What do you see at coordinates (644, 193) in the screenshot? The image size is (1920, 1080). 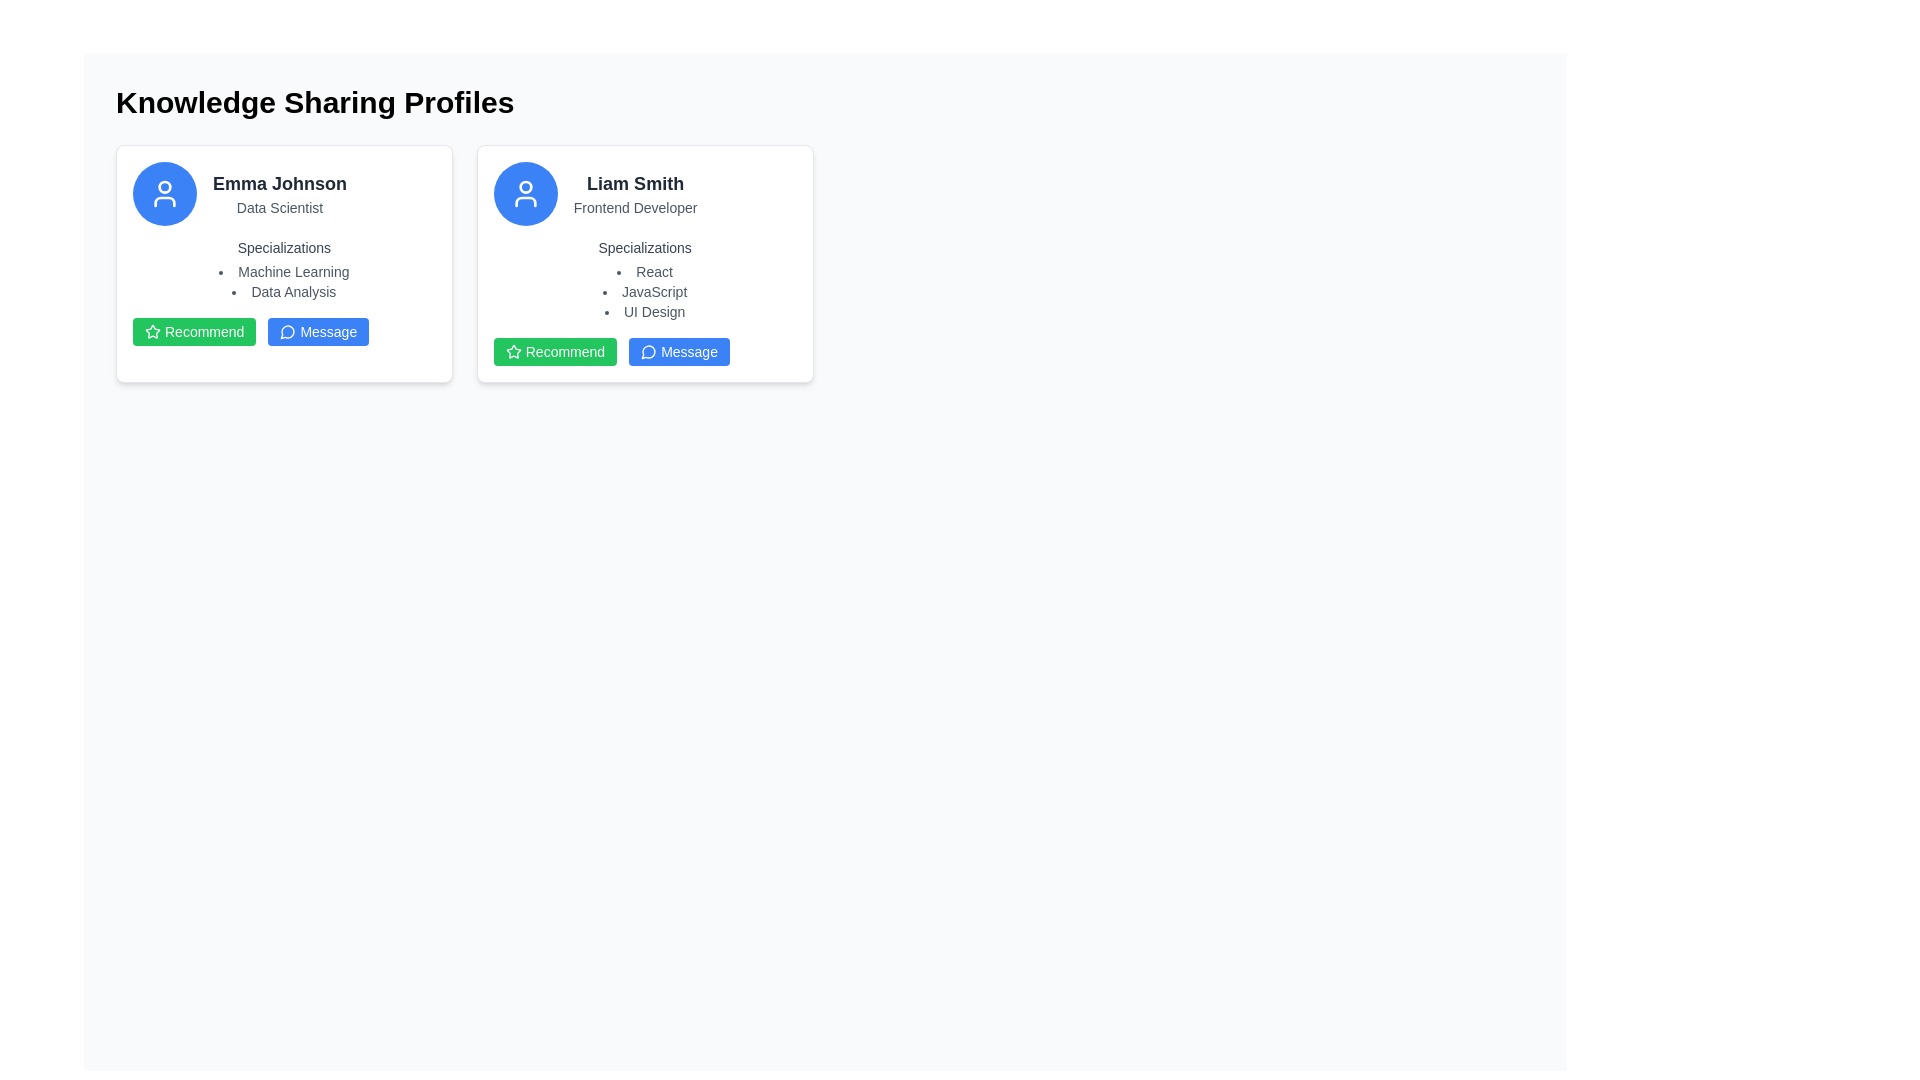 I see `textual information in the profile summary section located in the topmost area of the second profile card from the left` at bounding box center [644, 193].